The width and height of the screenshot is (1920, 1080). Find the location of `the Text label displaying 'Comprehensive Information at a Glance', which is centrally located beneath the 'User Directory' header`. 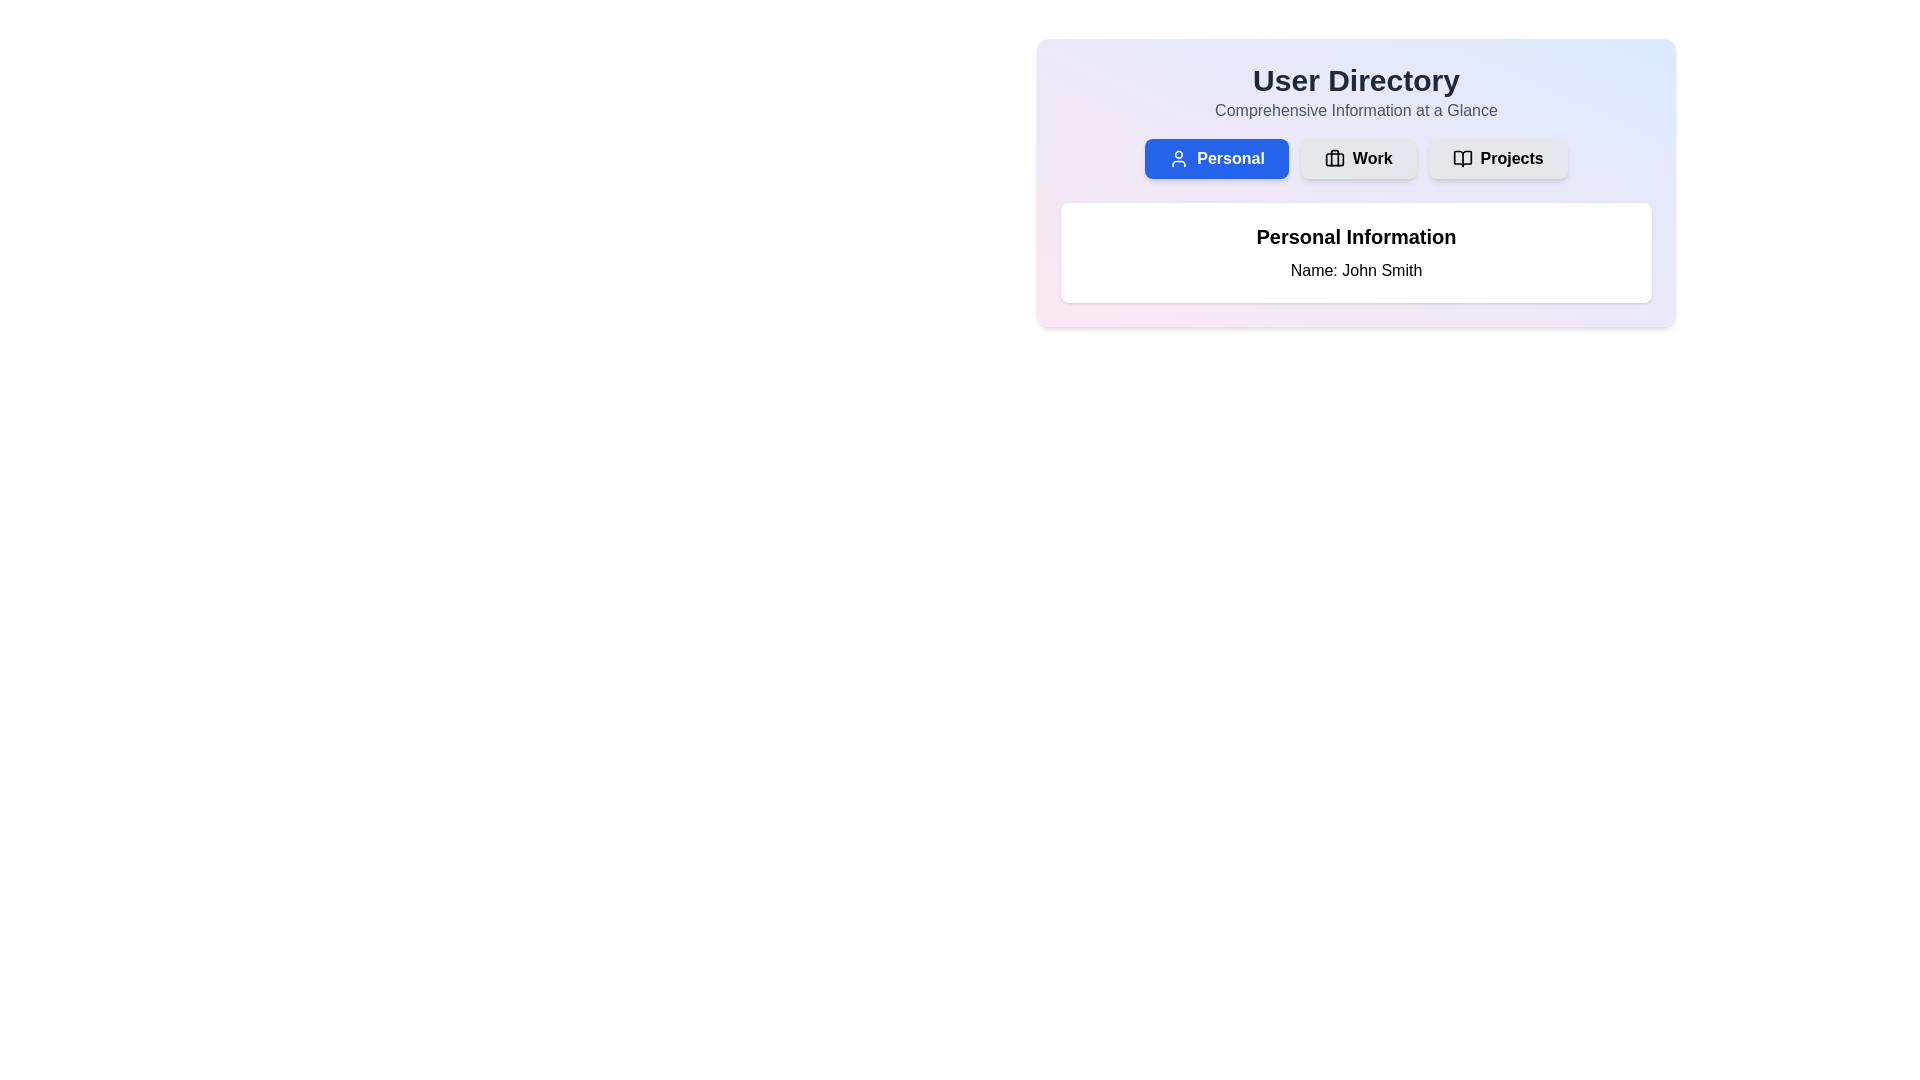

the Text label displaying 'Comprehensive Information at a Glance', which is centrally located beneath the 'User Directory' header is located at coordinates (1356, 111).